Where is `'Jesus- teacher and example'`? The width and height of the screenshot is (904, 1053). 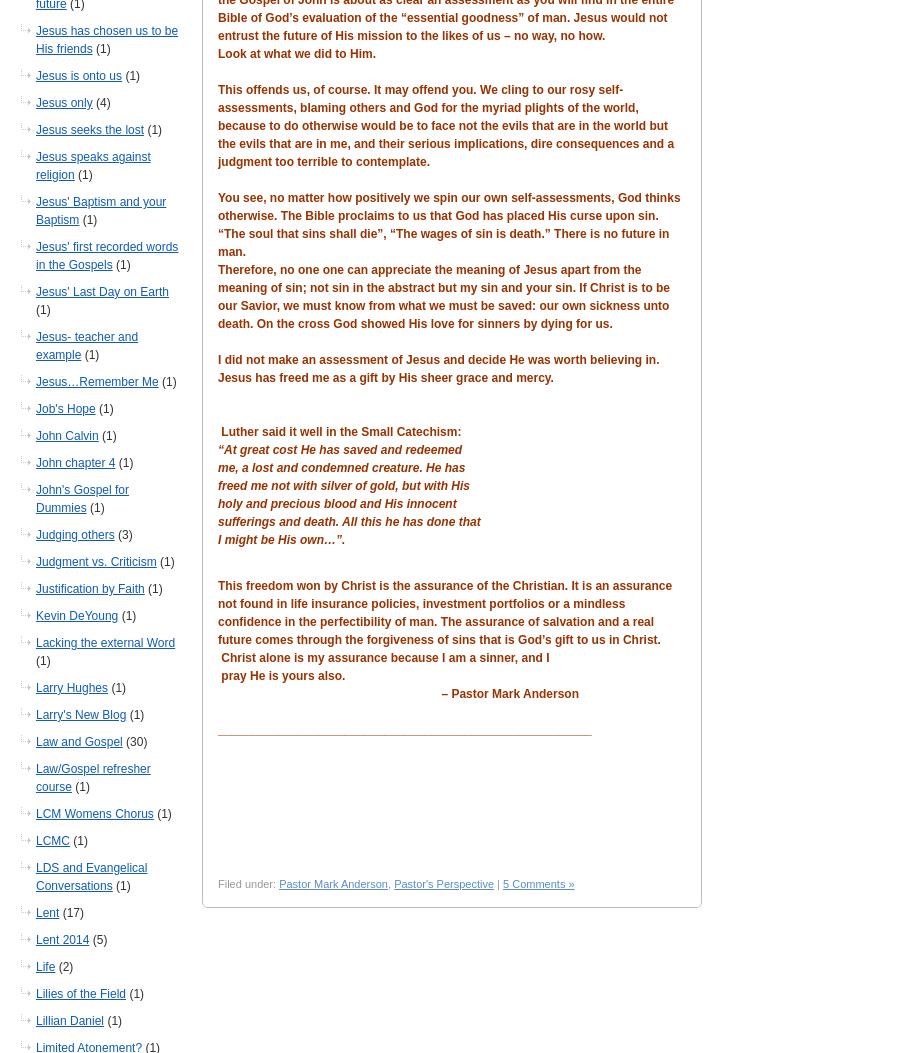
'Jesus- teacher and example' is located at coordinates (86, 345).